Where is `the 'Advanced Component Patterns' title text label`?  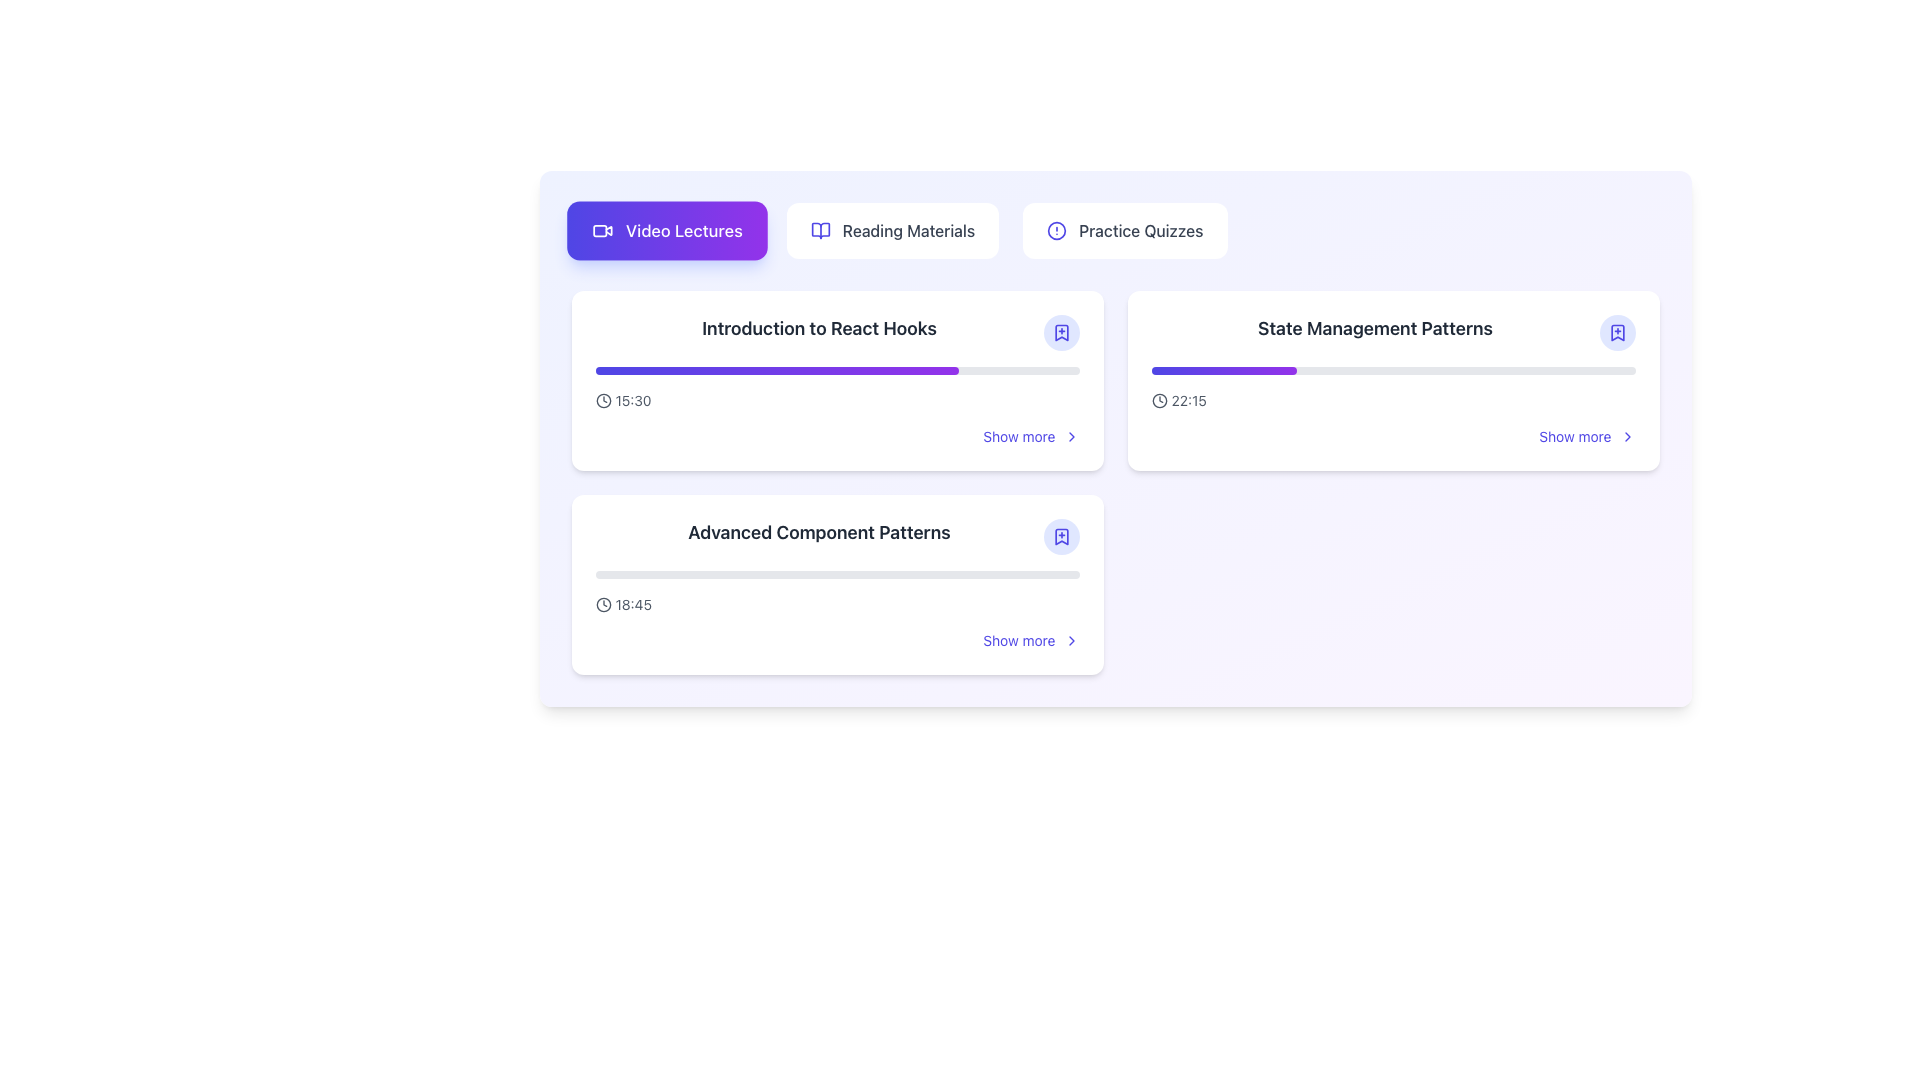 the 'Advanced Component Patterns' title text label is located at coordinates (837, 535).